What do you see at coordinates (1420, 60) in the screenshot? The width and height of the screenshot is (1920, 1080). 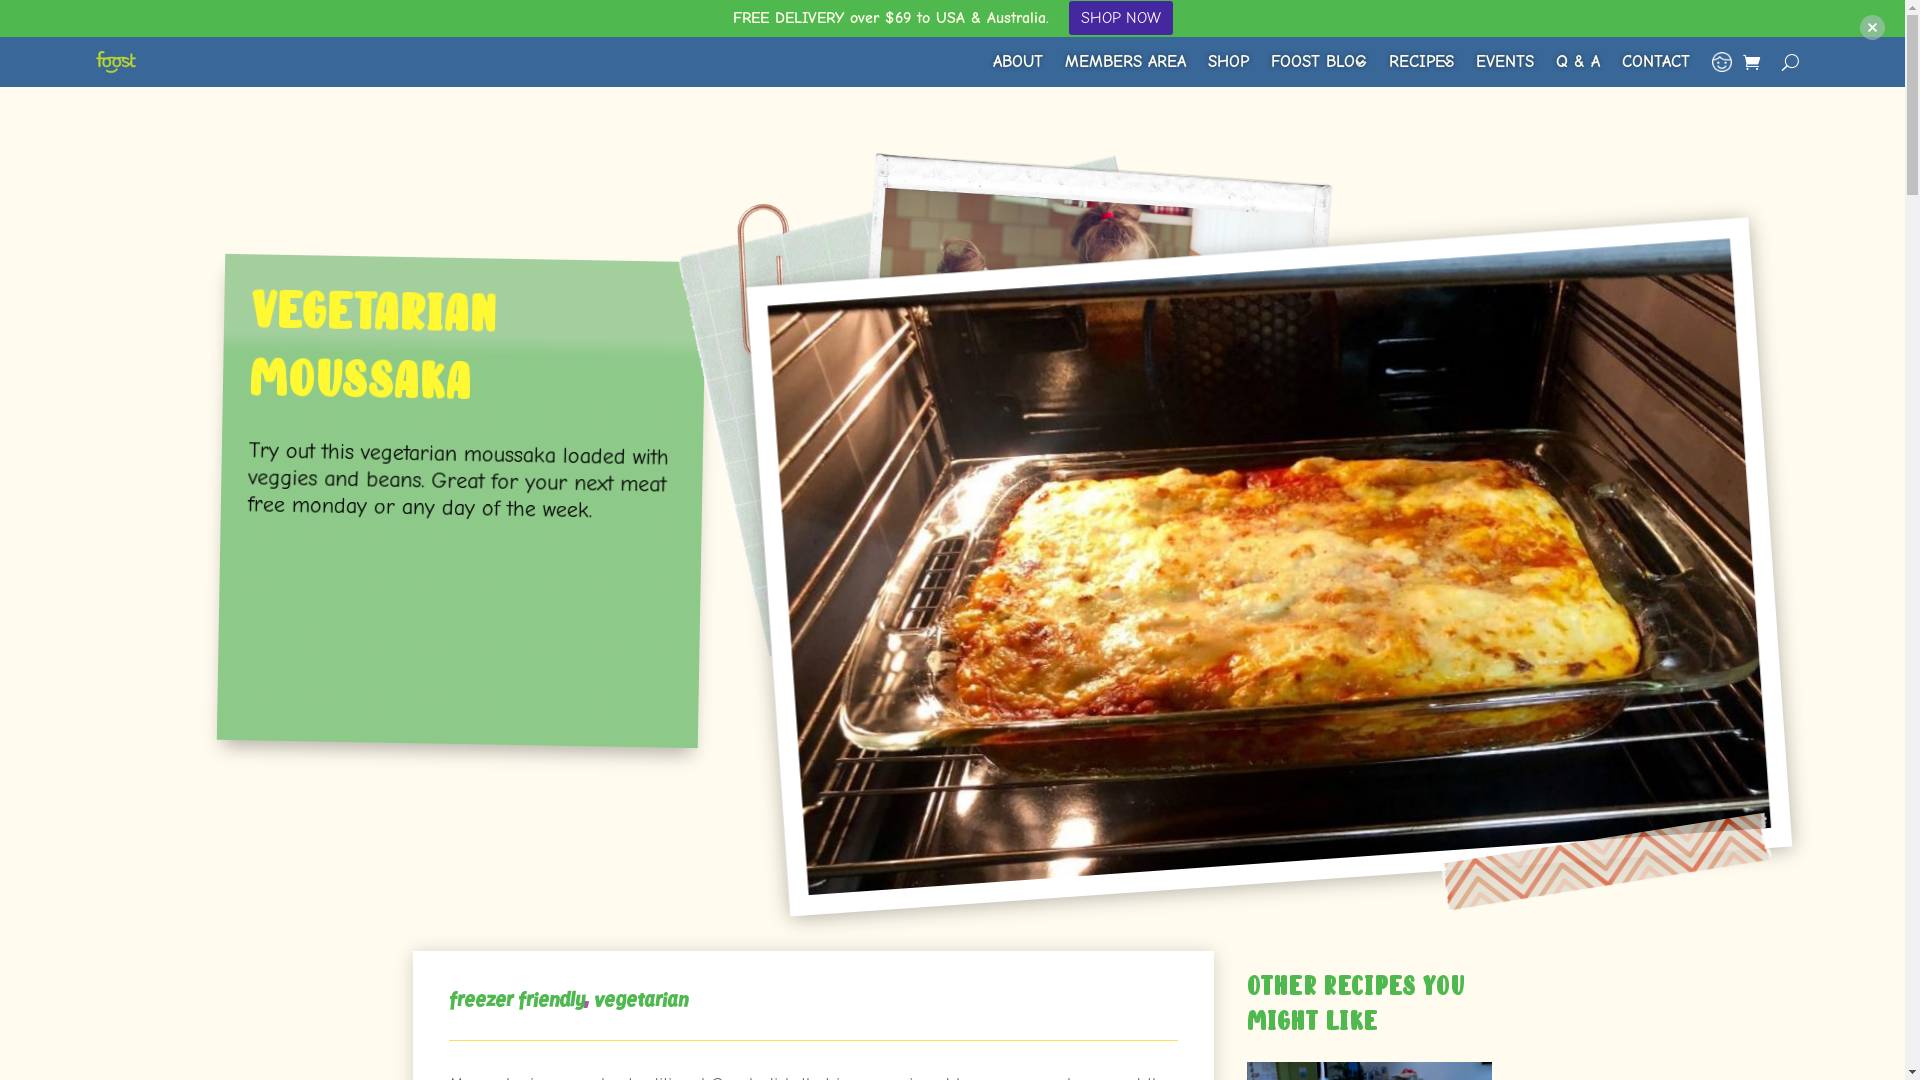 I see `'RECIPES'` at bounding box center [1420, 60].